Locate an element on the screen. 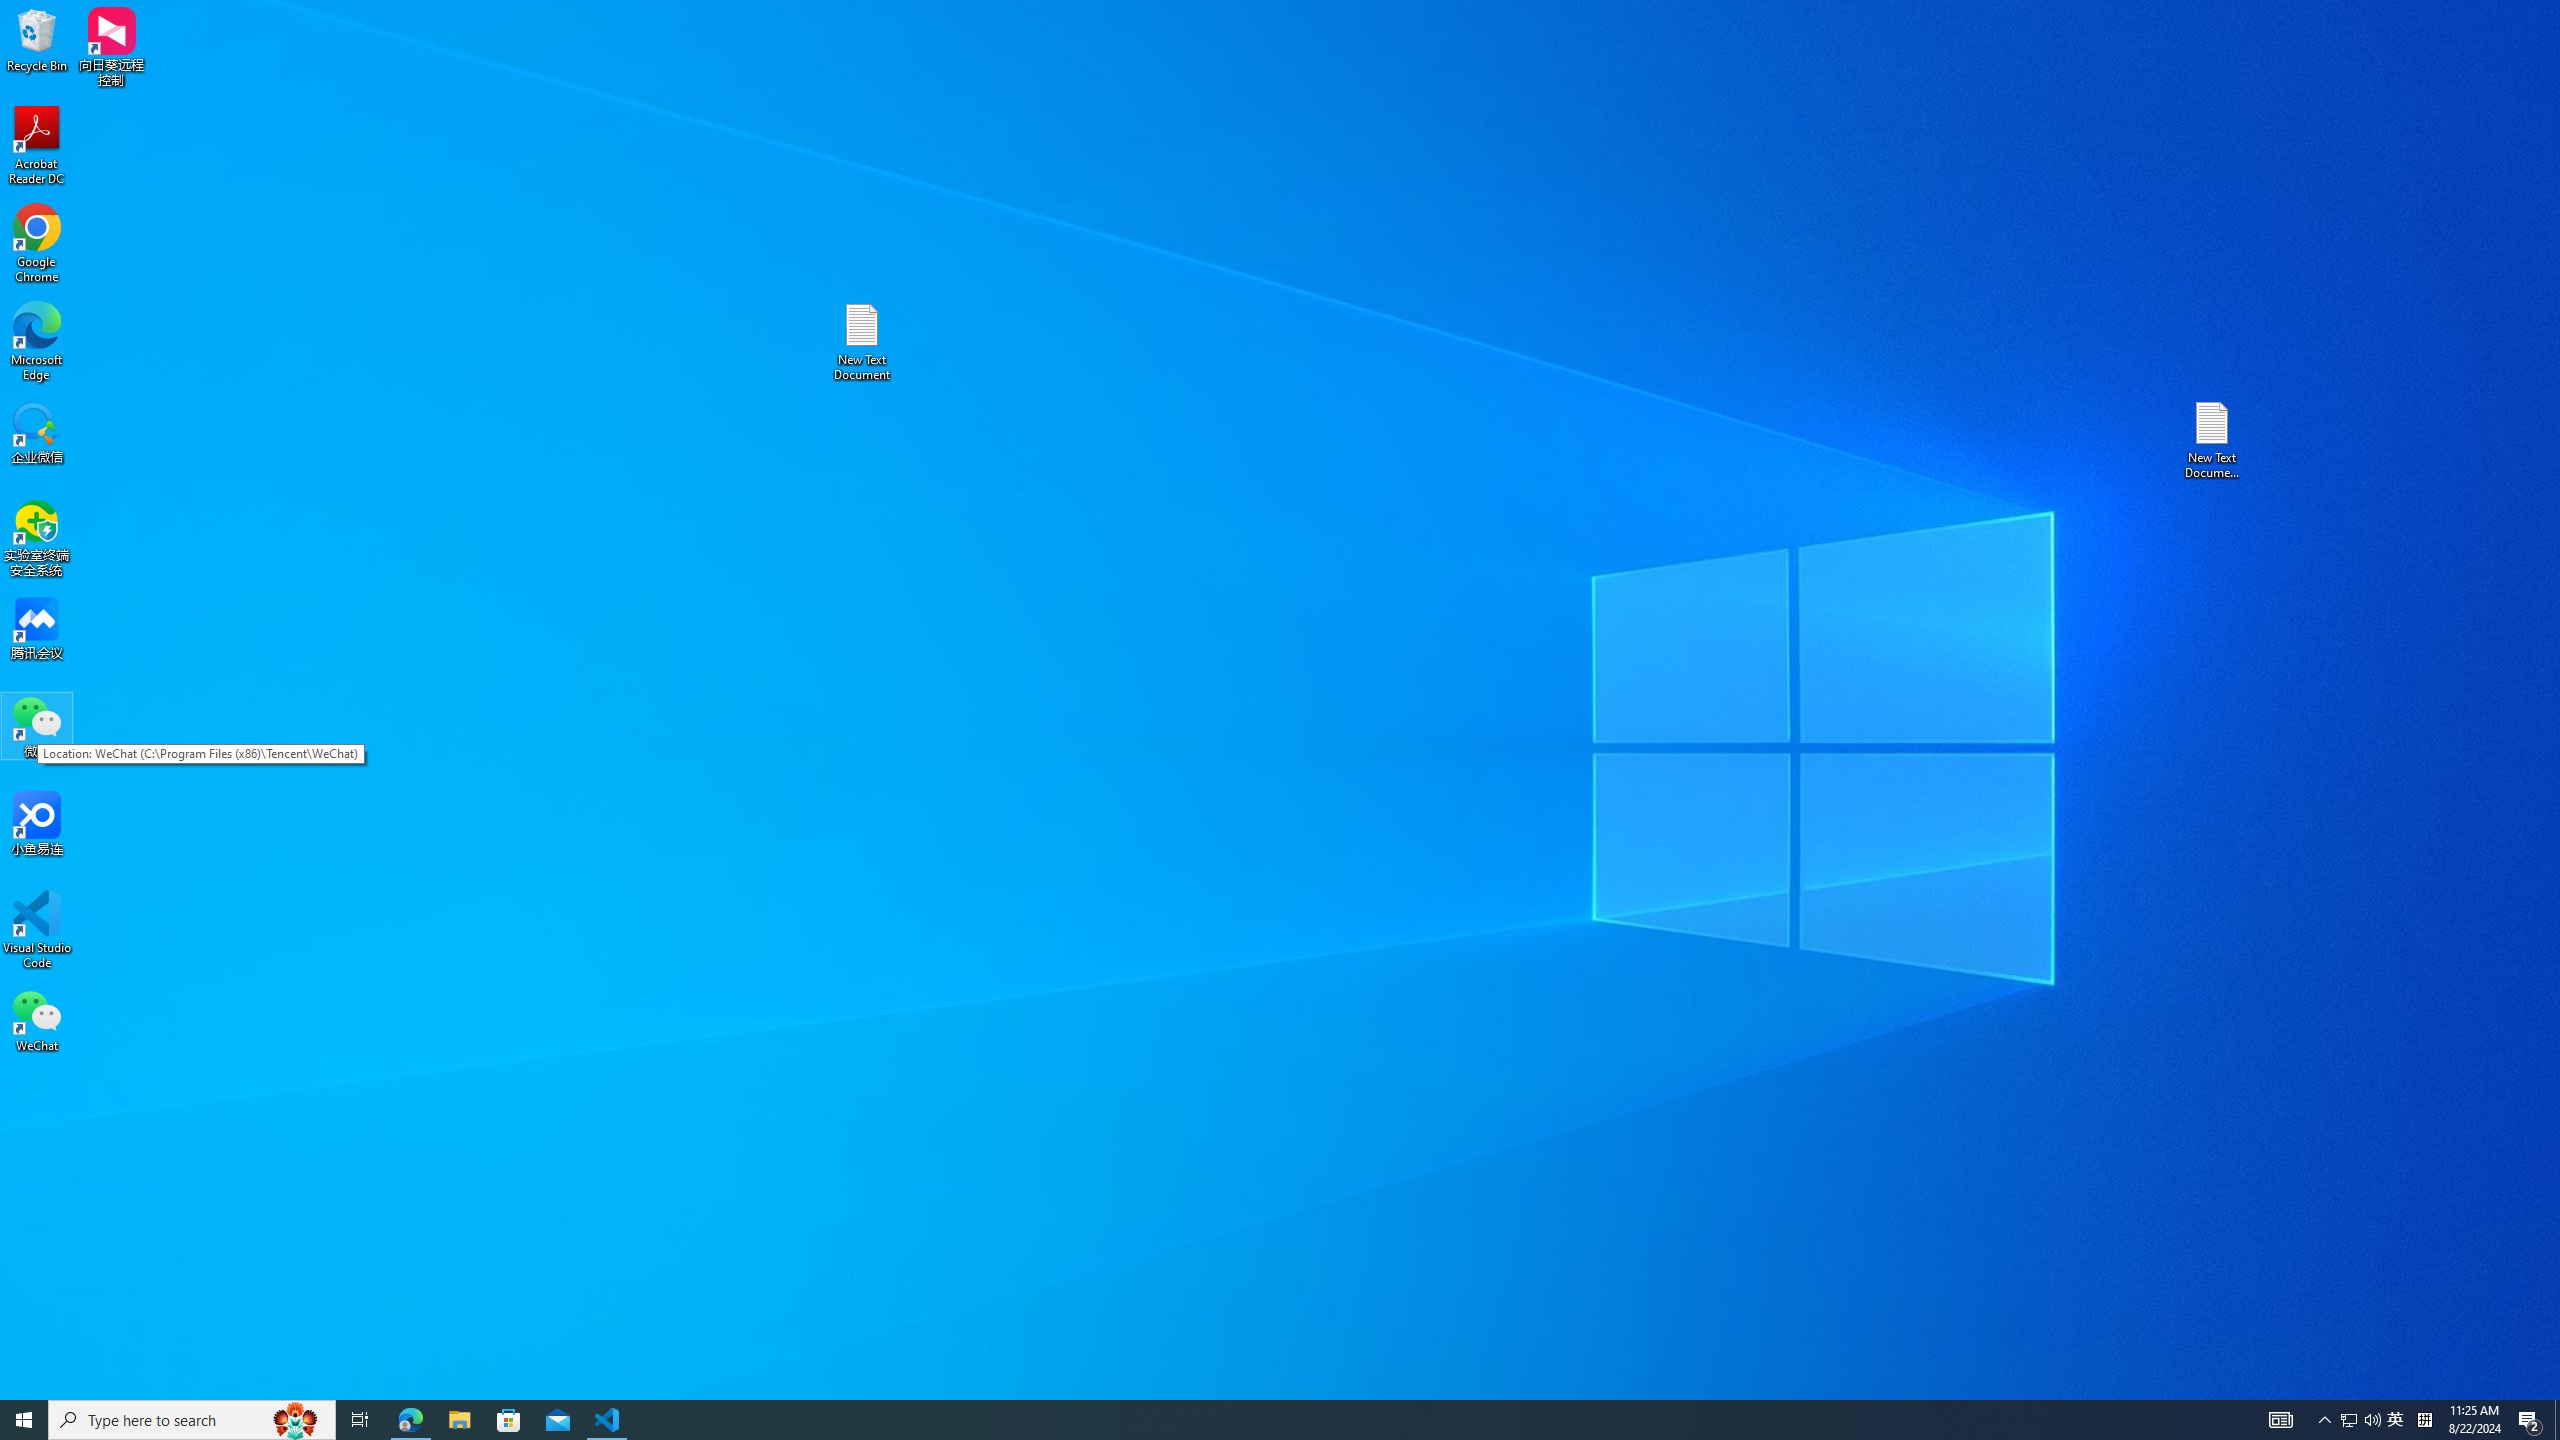  'Microsoft Edge' is located at coordinates (36, 341).